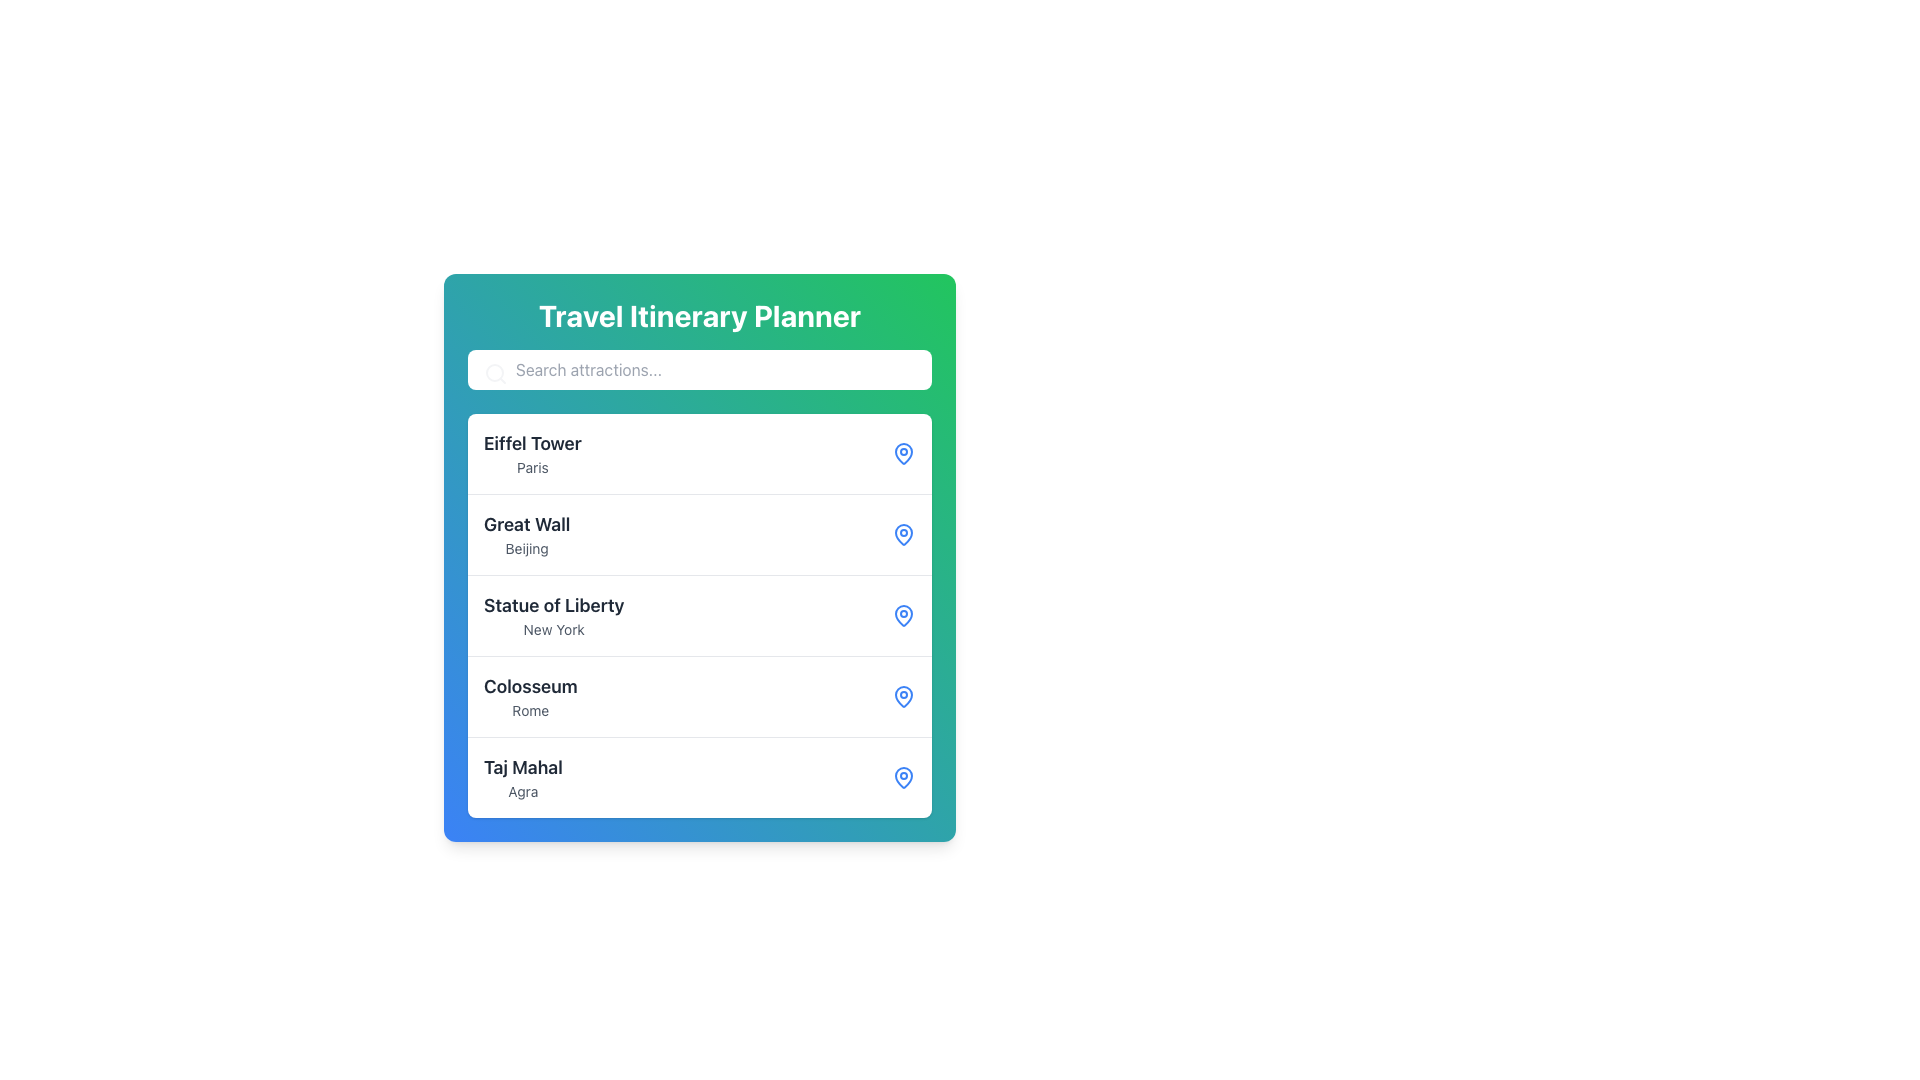 The height and width of the screenshot is (1080, 1920). Describe the element at coordinates (530, 696) in the screenshot. I see `the fourth text label` at that location.